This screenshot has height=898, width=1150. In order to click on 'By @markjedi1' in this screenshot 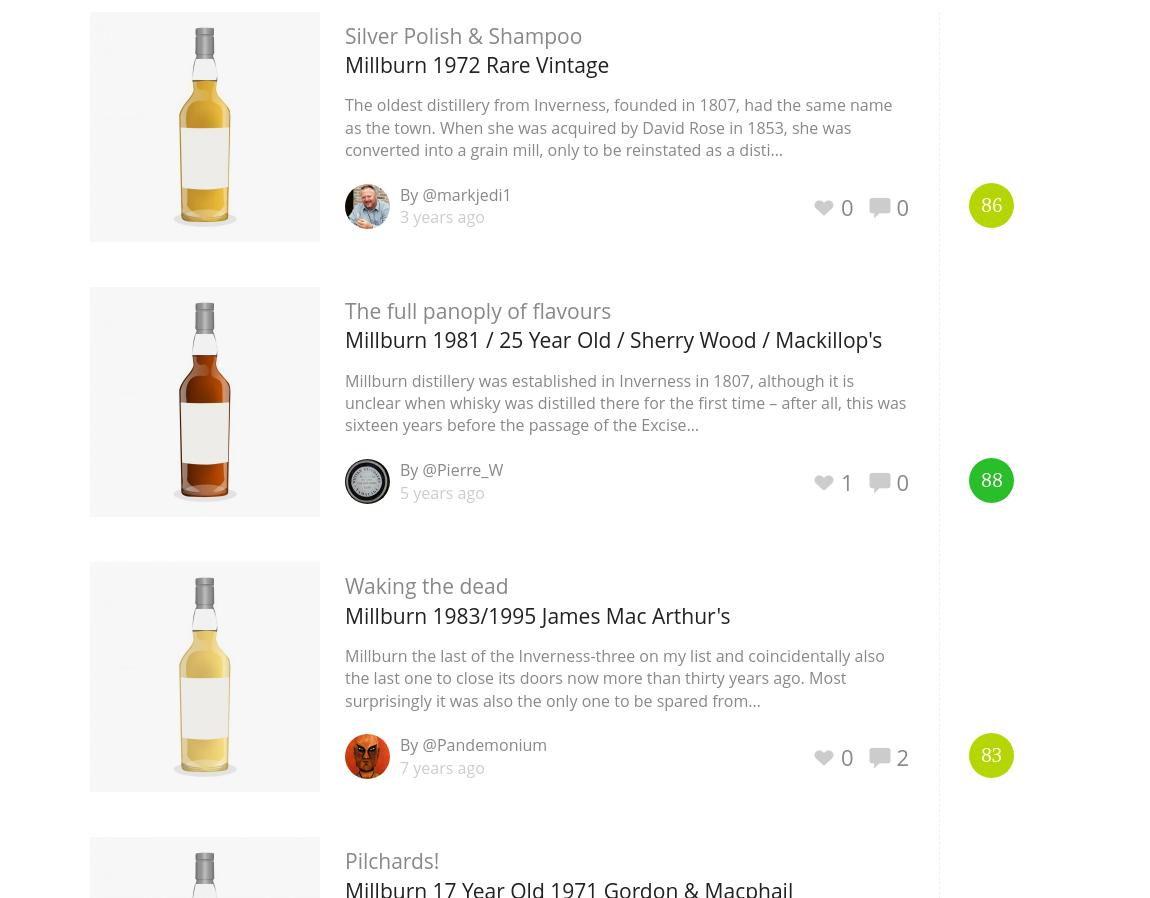, I will do `click(455, 193)`.